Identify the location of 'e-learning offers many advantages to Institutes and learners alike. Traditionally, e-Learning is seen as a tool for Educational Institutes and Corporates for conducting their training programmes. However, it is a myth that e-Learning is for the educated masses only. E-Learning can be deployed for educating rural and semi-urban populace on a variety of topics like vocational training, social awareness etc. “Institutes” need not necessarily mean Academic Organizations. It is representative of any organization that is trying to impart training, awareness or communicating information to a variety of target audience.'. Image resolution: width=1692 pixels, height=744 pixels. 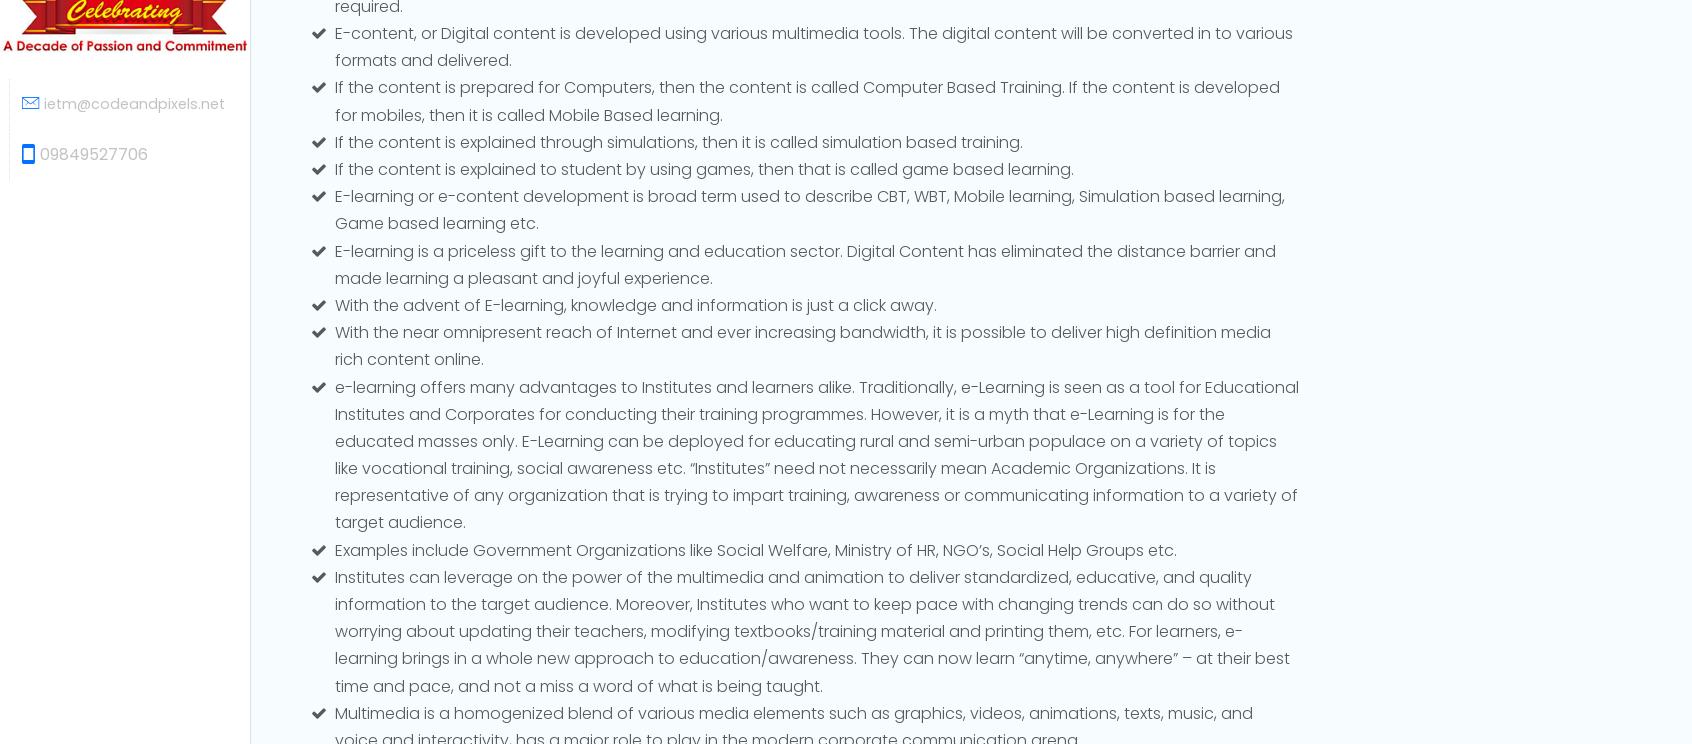
(817, 454).